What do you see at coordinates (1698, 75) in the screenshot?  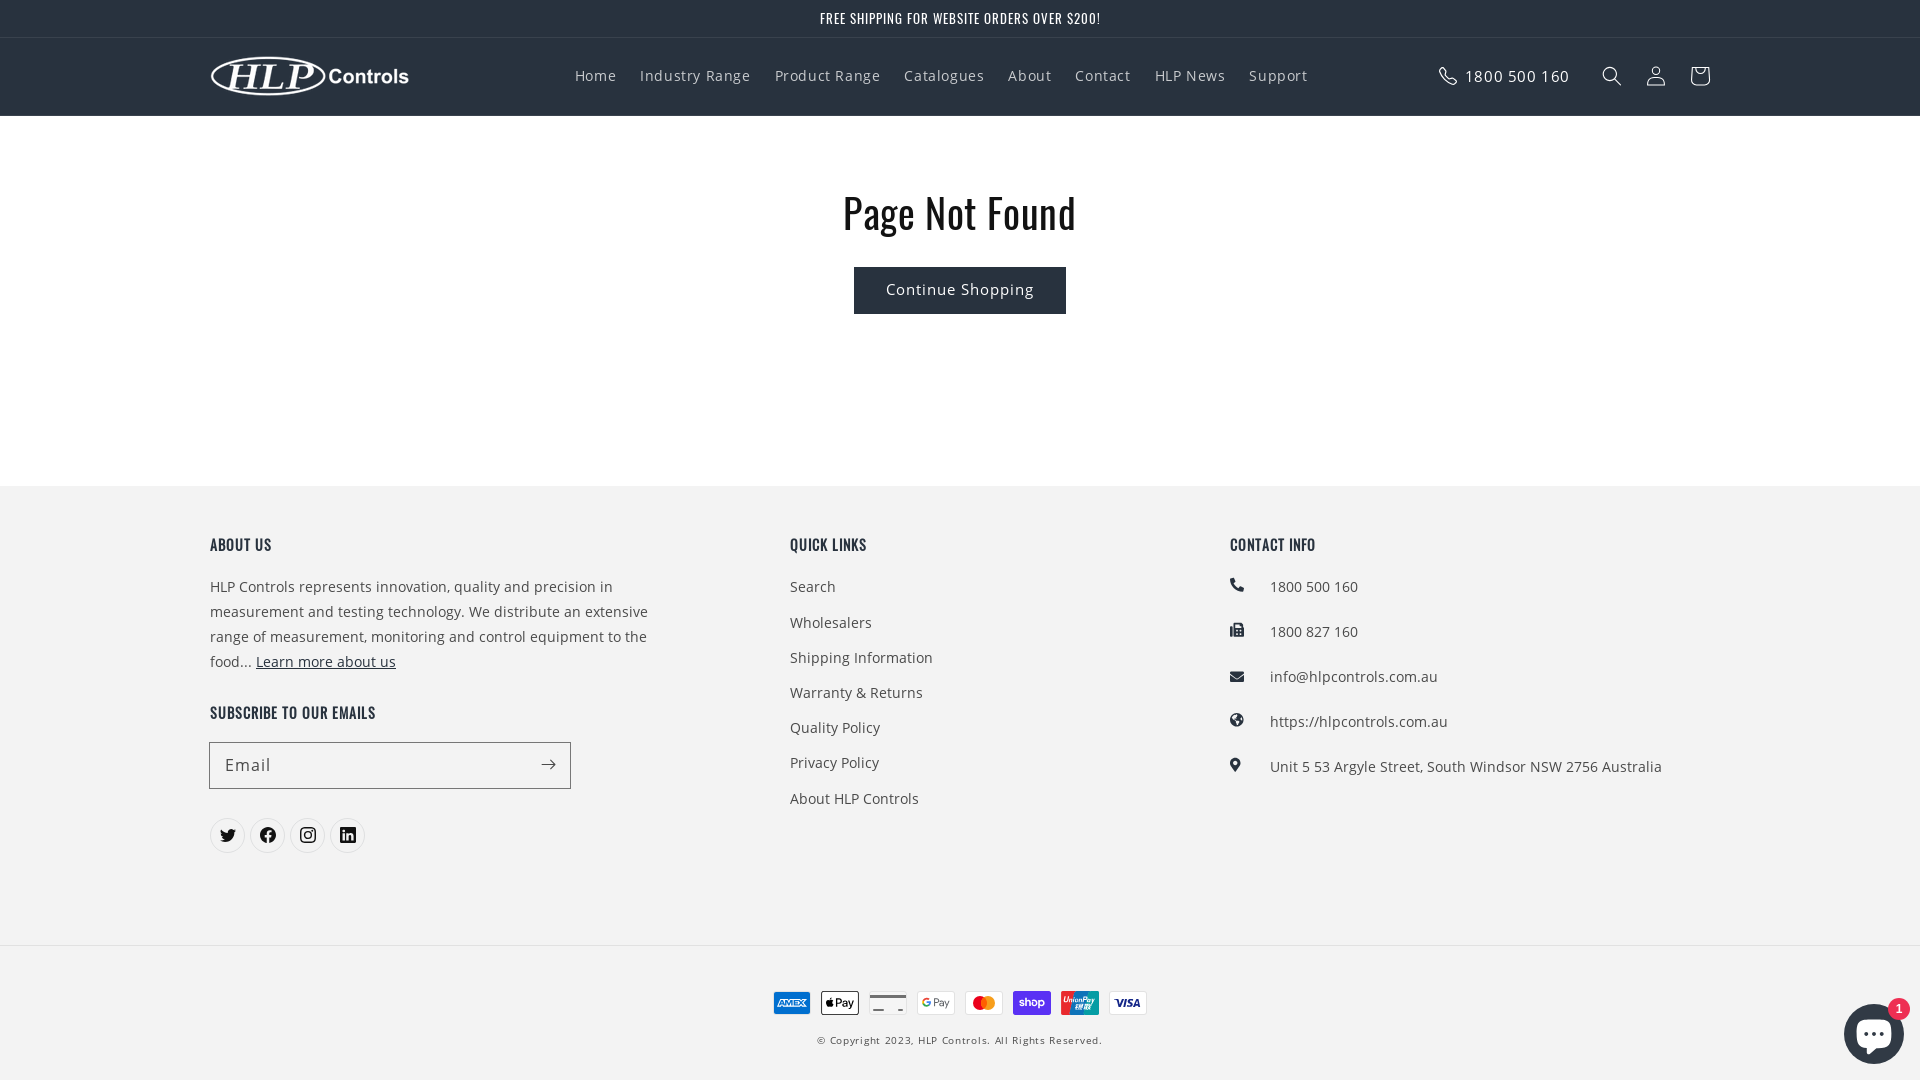 I see `'Cart'` at bounding box center [1698, 75].